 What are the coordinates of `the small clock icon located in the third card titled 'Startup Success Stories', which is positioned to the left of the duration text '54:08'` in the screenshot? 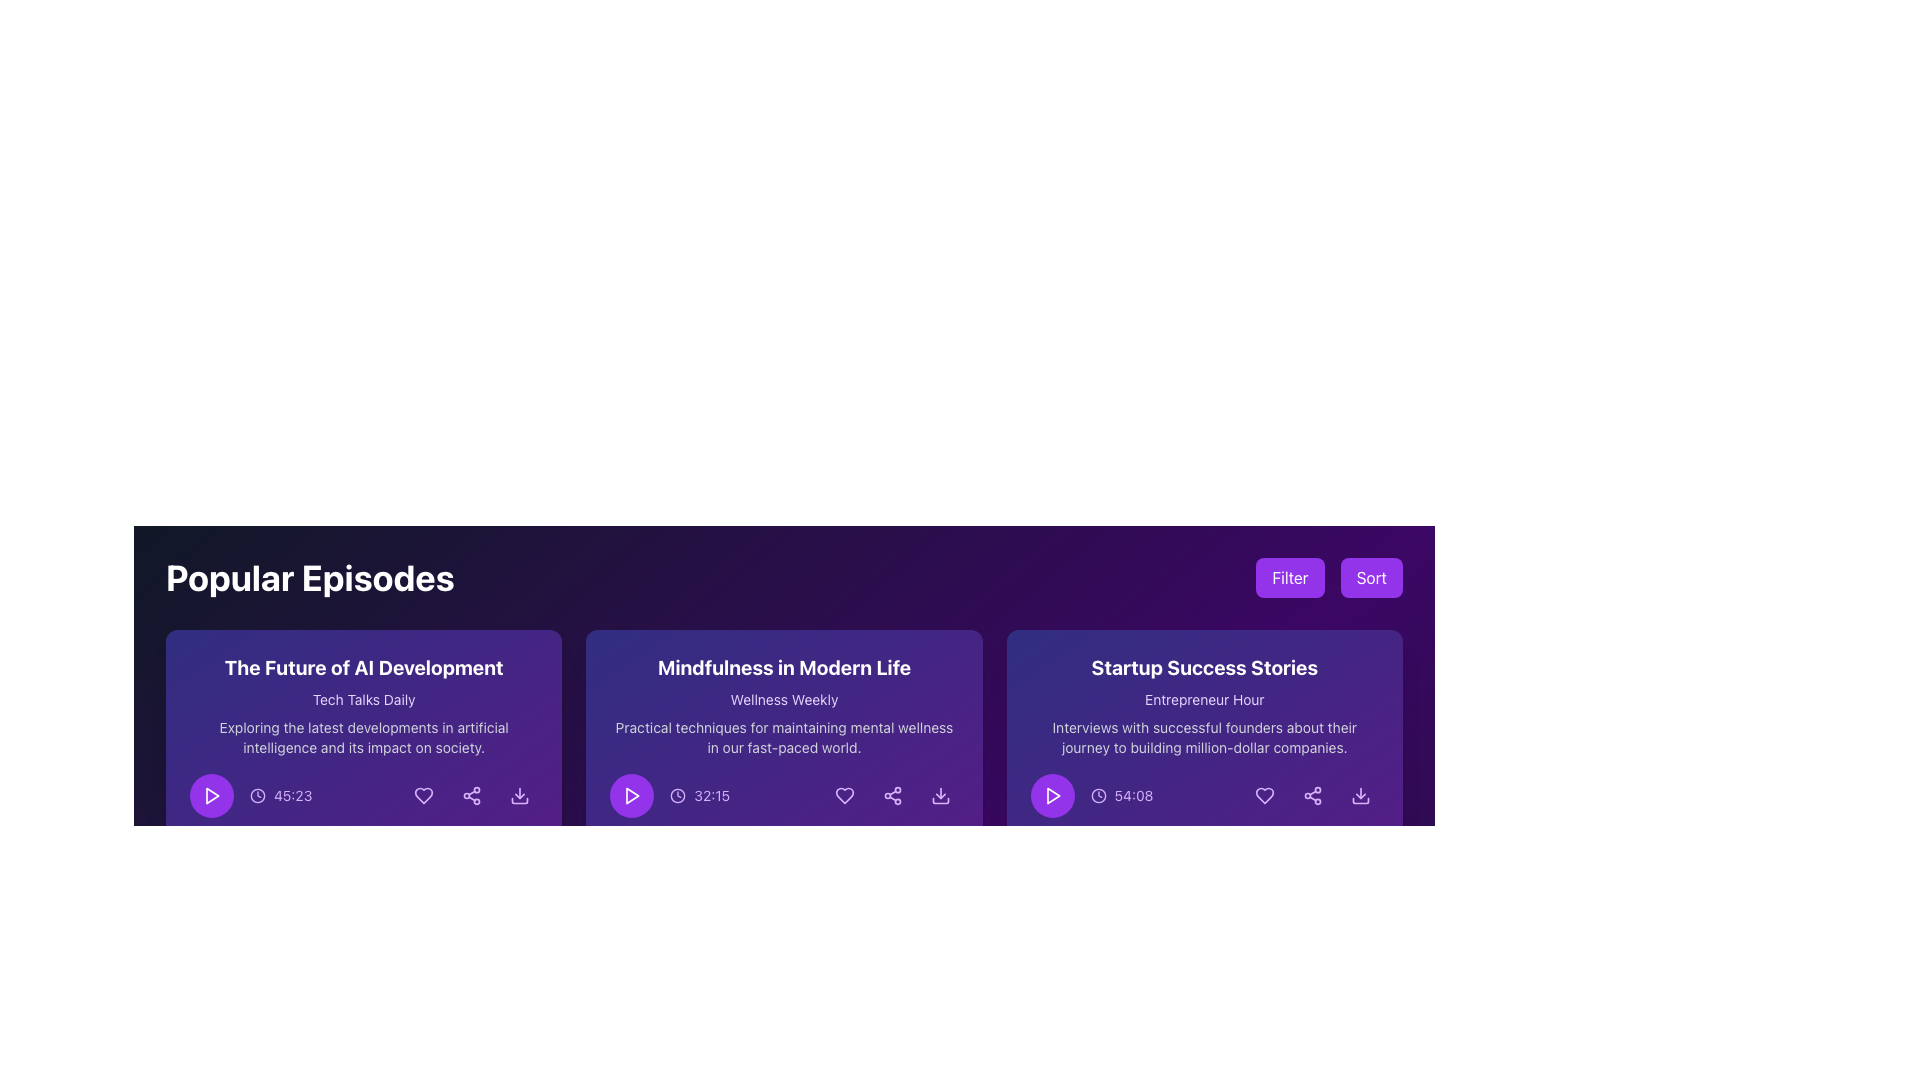 It's located at (1097, 794).